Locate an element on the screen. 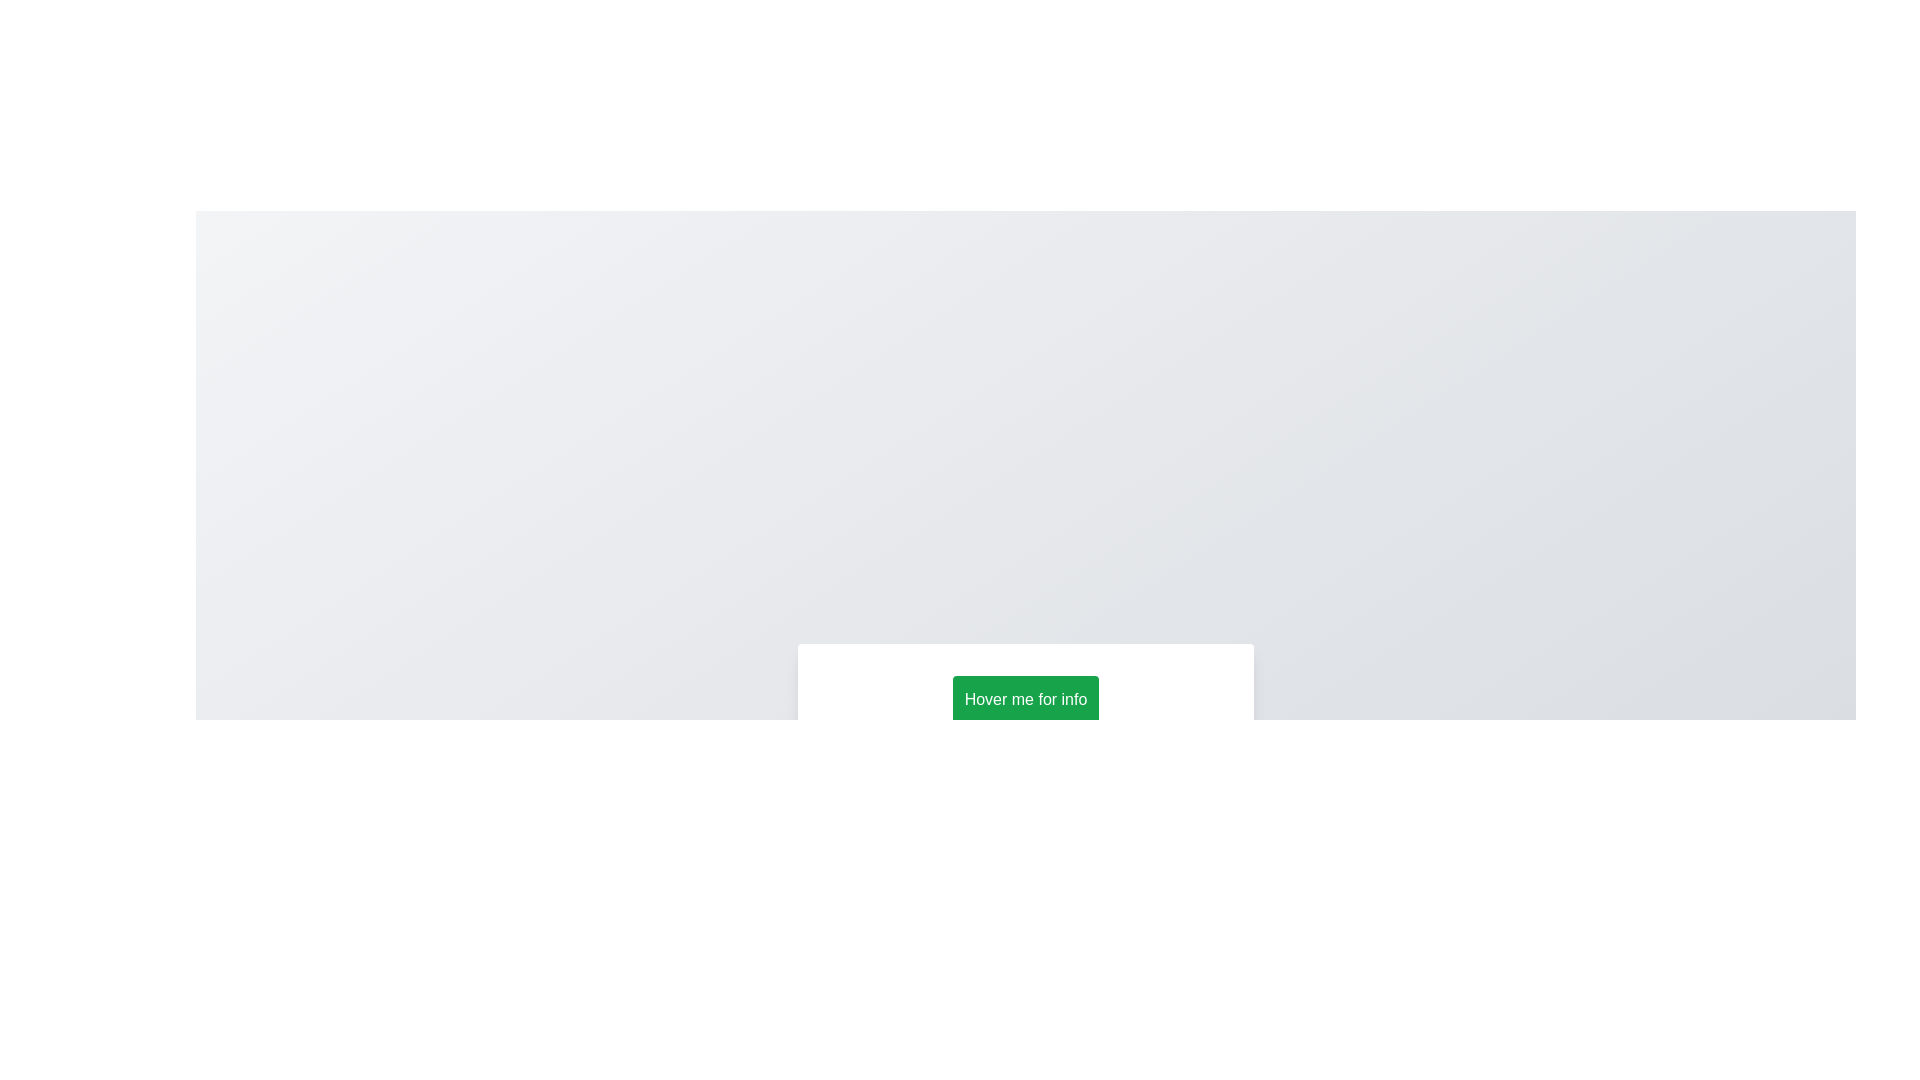 Image resolution: width=1920 pixels, height=1080 pixels. the green button with the phrase 'Hover me for info' is located at coordinates (1026, 698).